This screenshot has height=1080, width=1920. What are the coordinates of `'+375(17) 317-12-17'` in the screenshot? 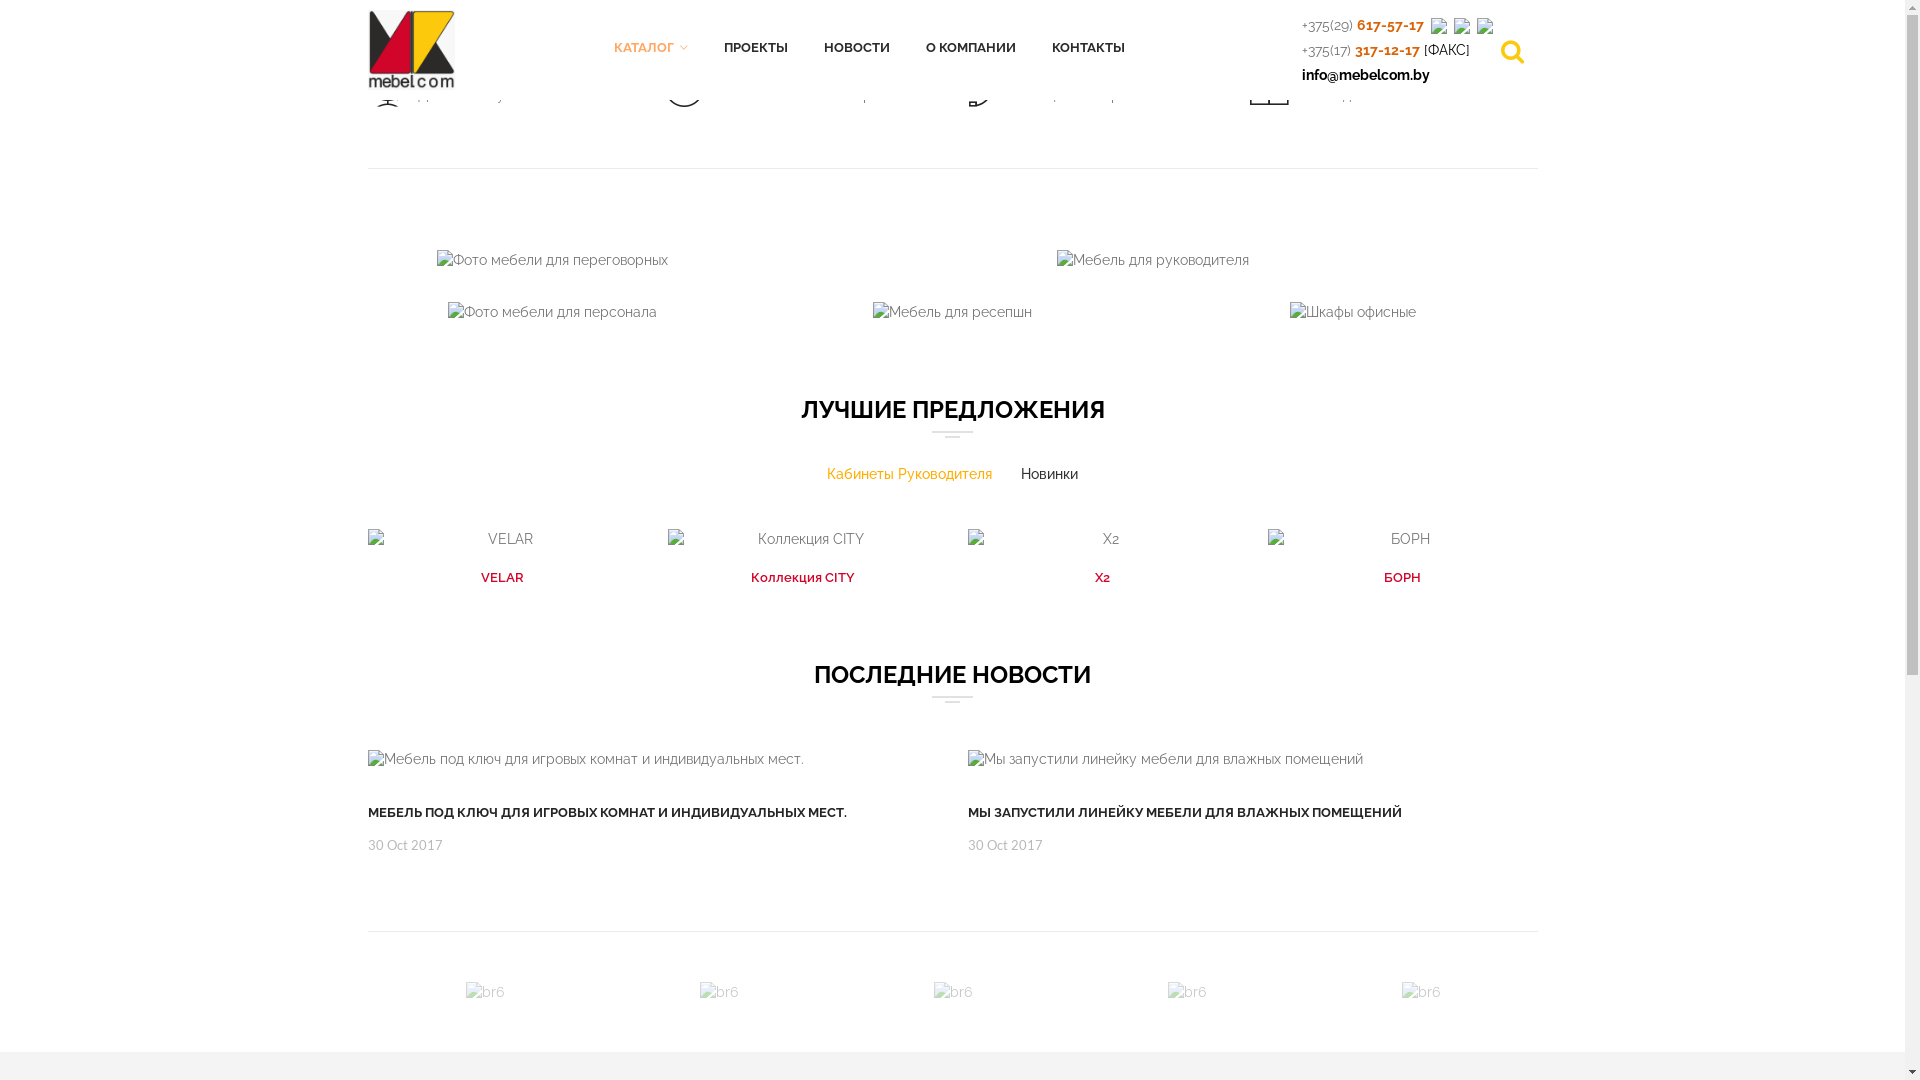 It's located at (1360, 49).